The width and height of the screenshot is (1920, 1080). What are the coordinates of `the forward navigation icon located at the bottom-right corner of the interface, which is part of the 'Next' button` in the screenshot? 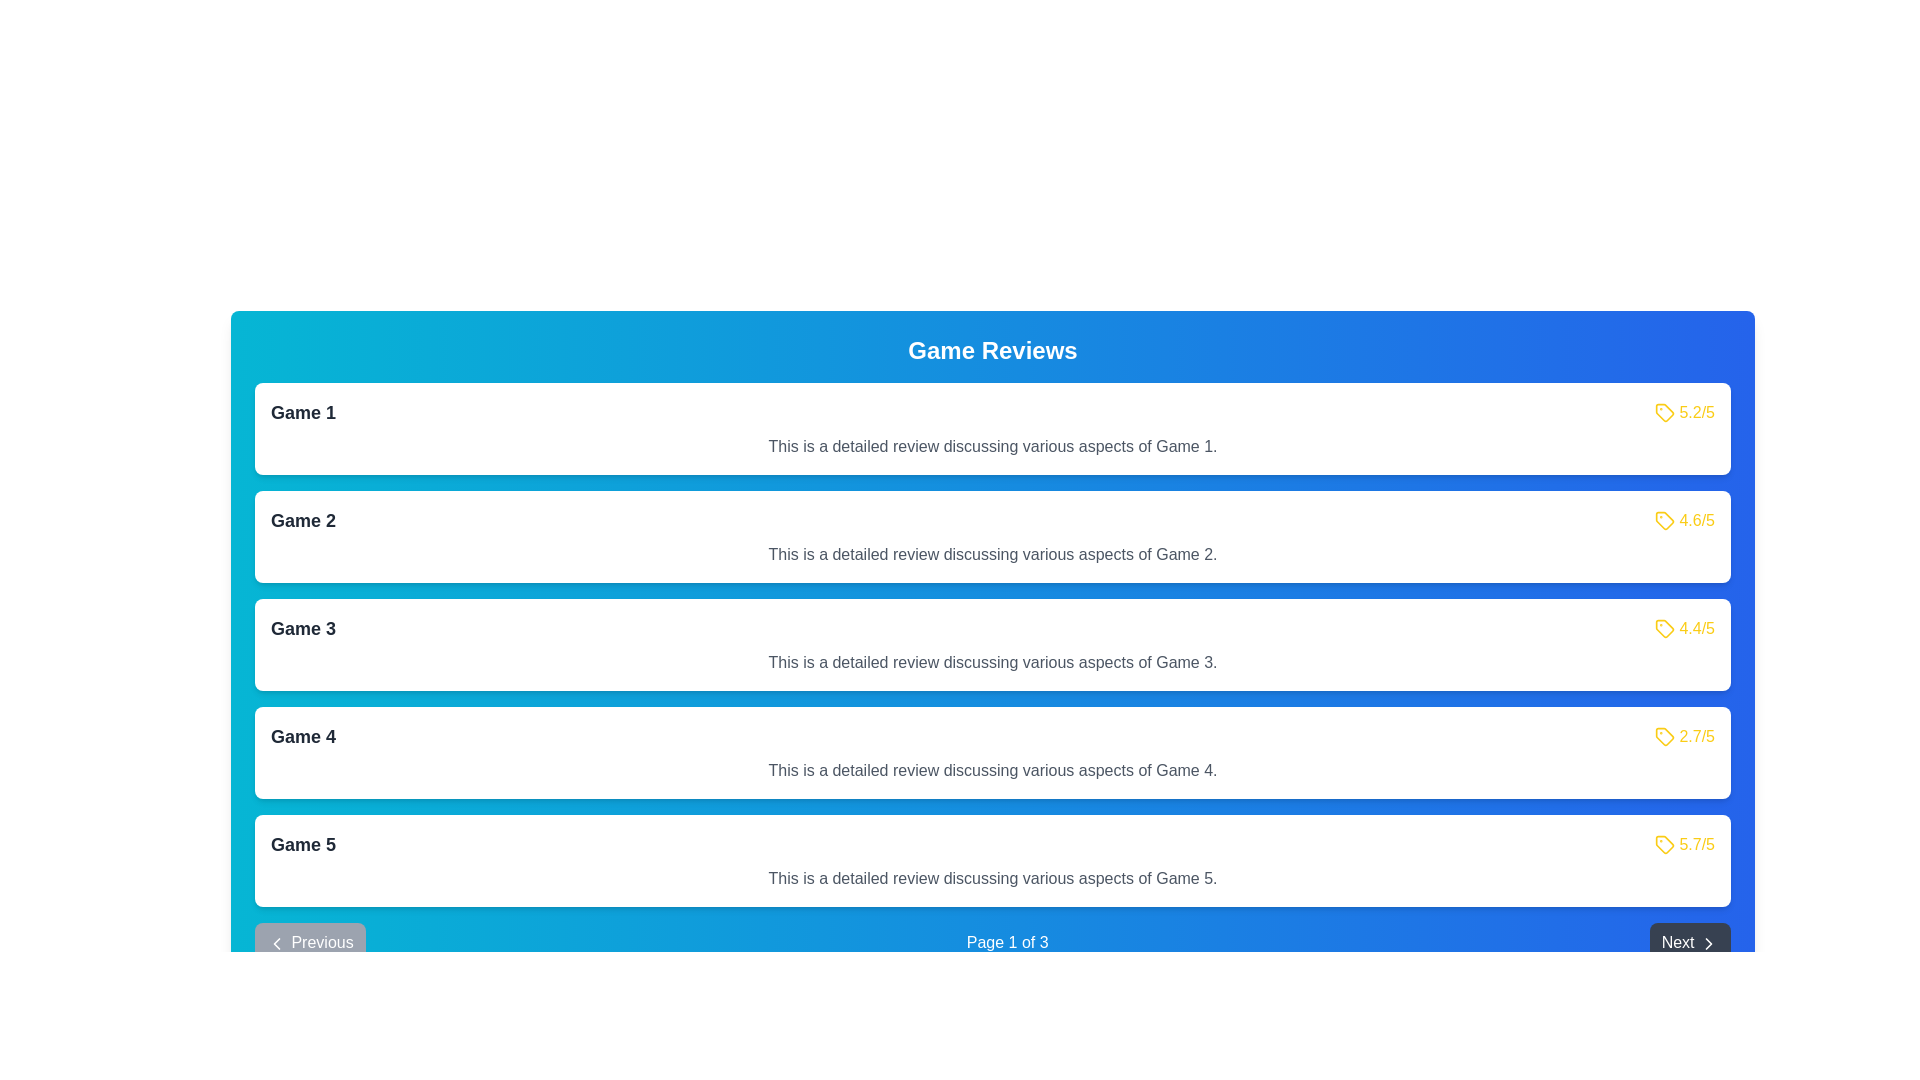 It's located at (1707, 942).